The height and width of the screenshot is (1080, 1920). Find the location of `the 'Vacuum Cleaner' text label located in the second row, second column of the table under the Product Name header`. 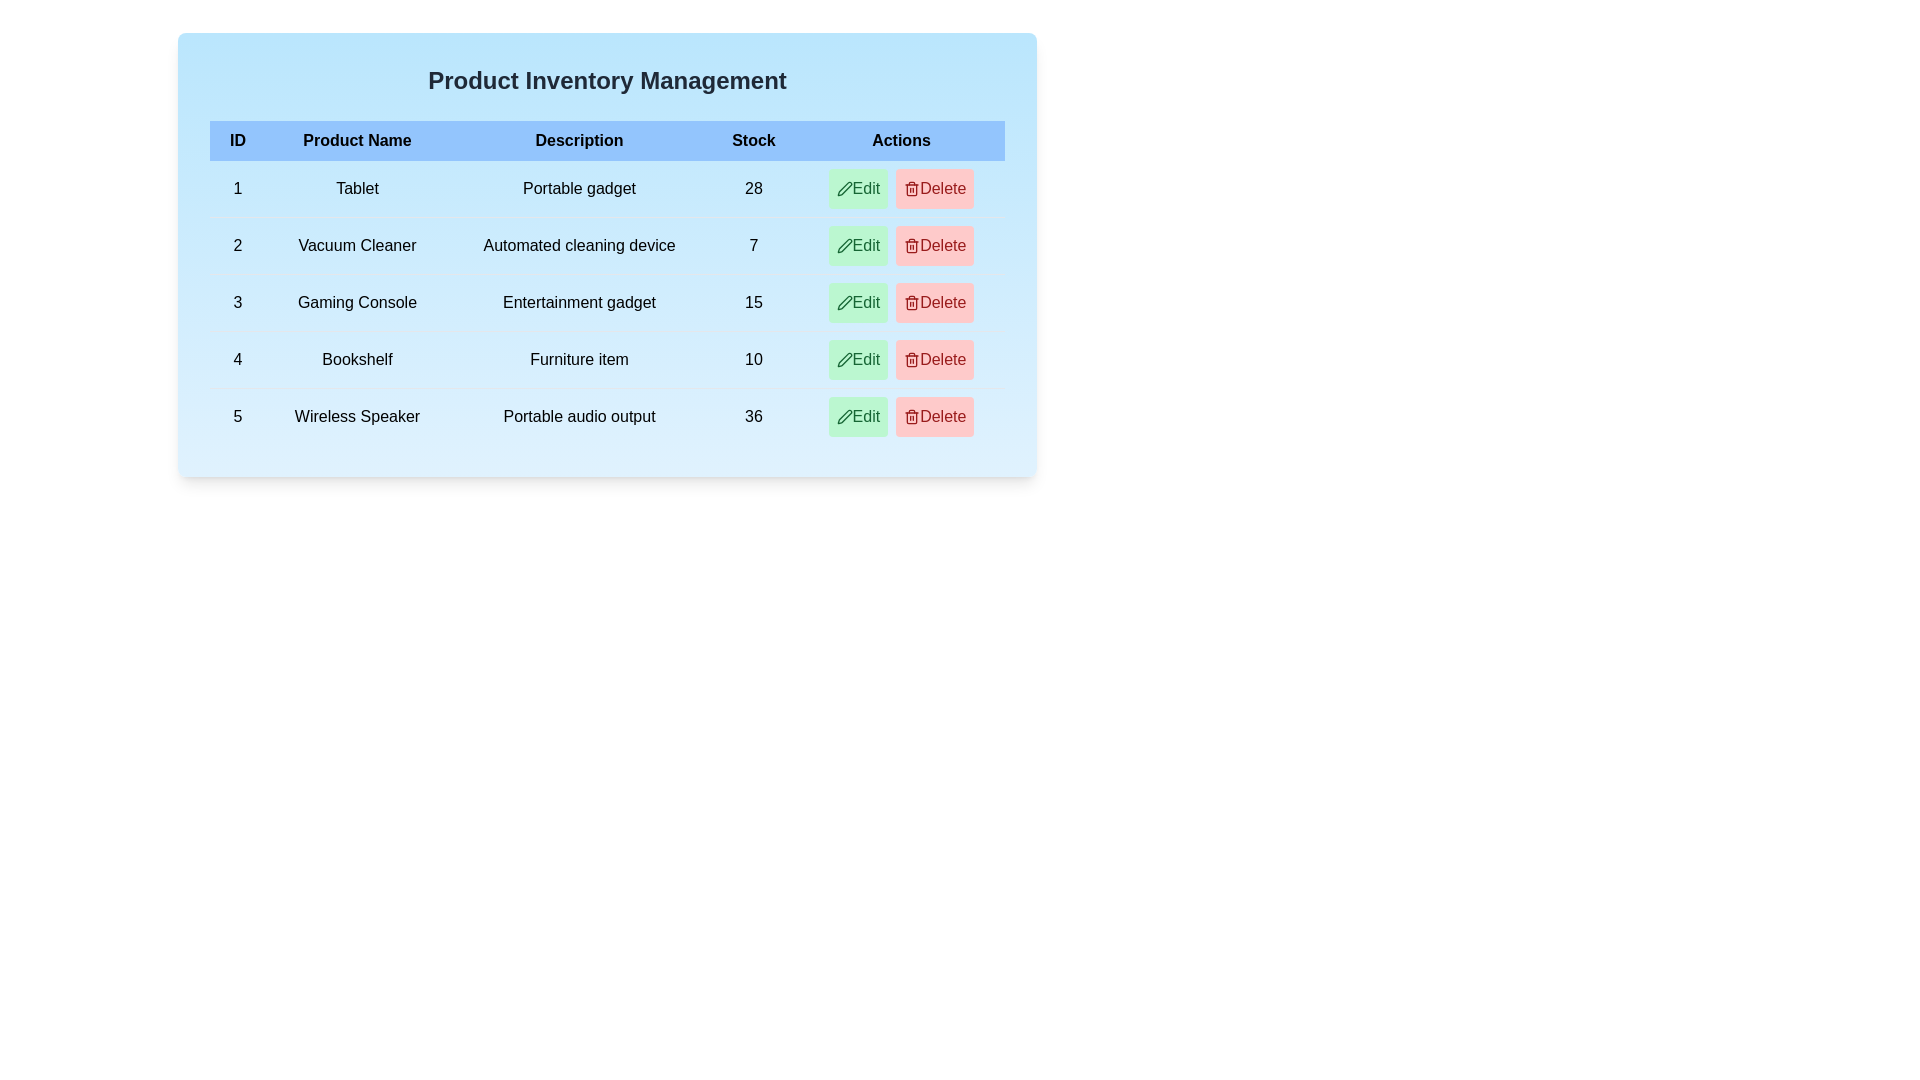

the 'Vacuum Cleaner' text label located in the second row, second column of the table under the Product Name header is located at coordinates (357, 245).